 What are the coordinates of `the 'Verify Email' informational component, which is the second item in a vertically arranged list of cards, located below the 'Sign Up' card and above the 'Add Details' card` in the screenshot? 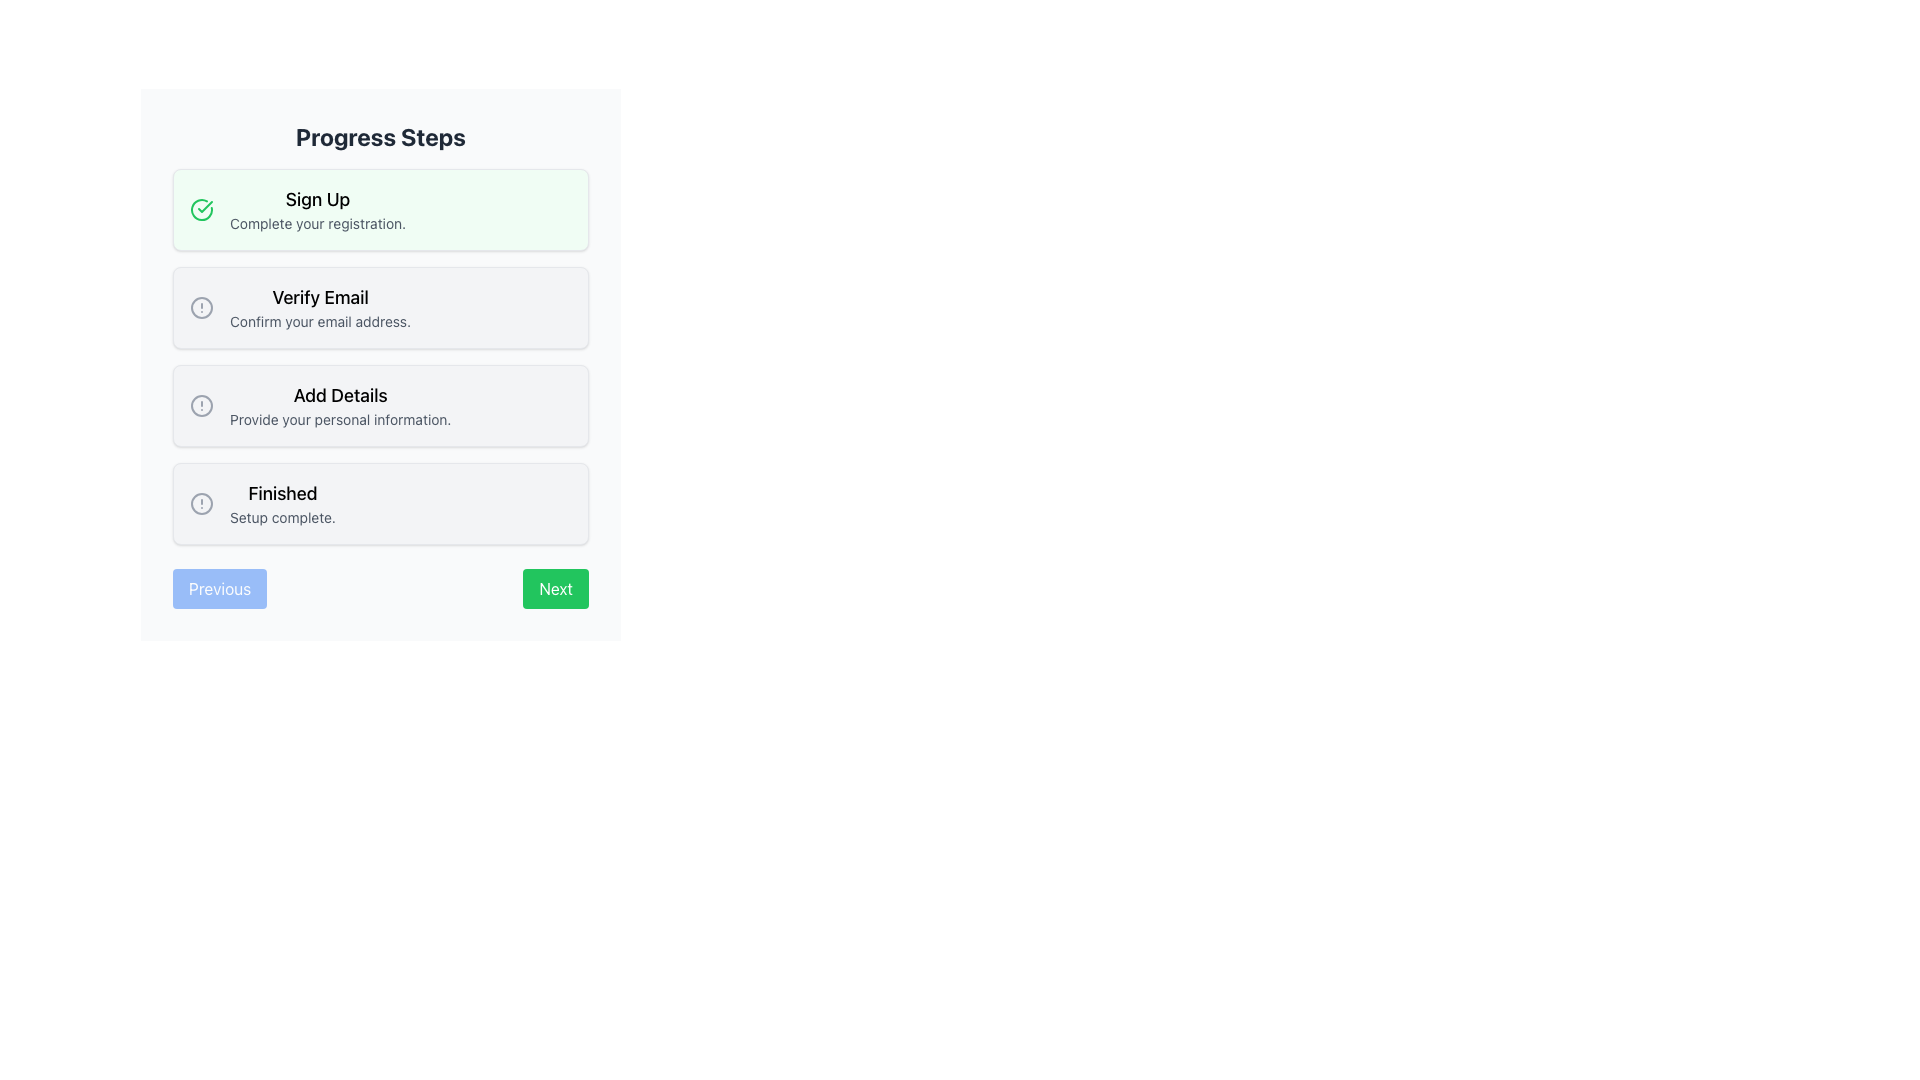 It's located at (320, 308).